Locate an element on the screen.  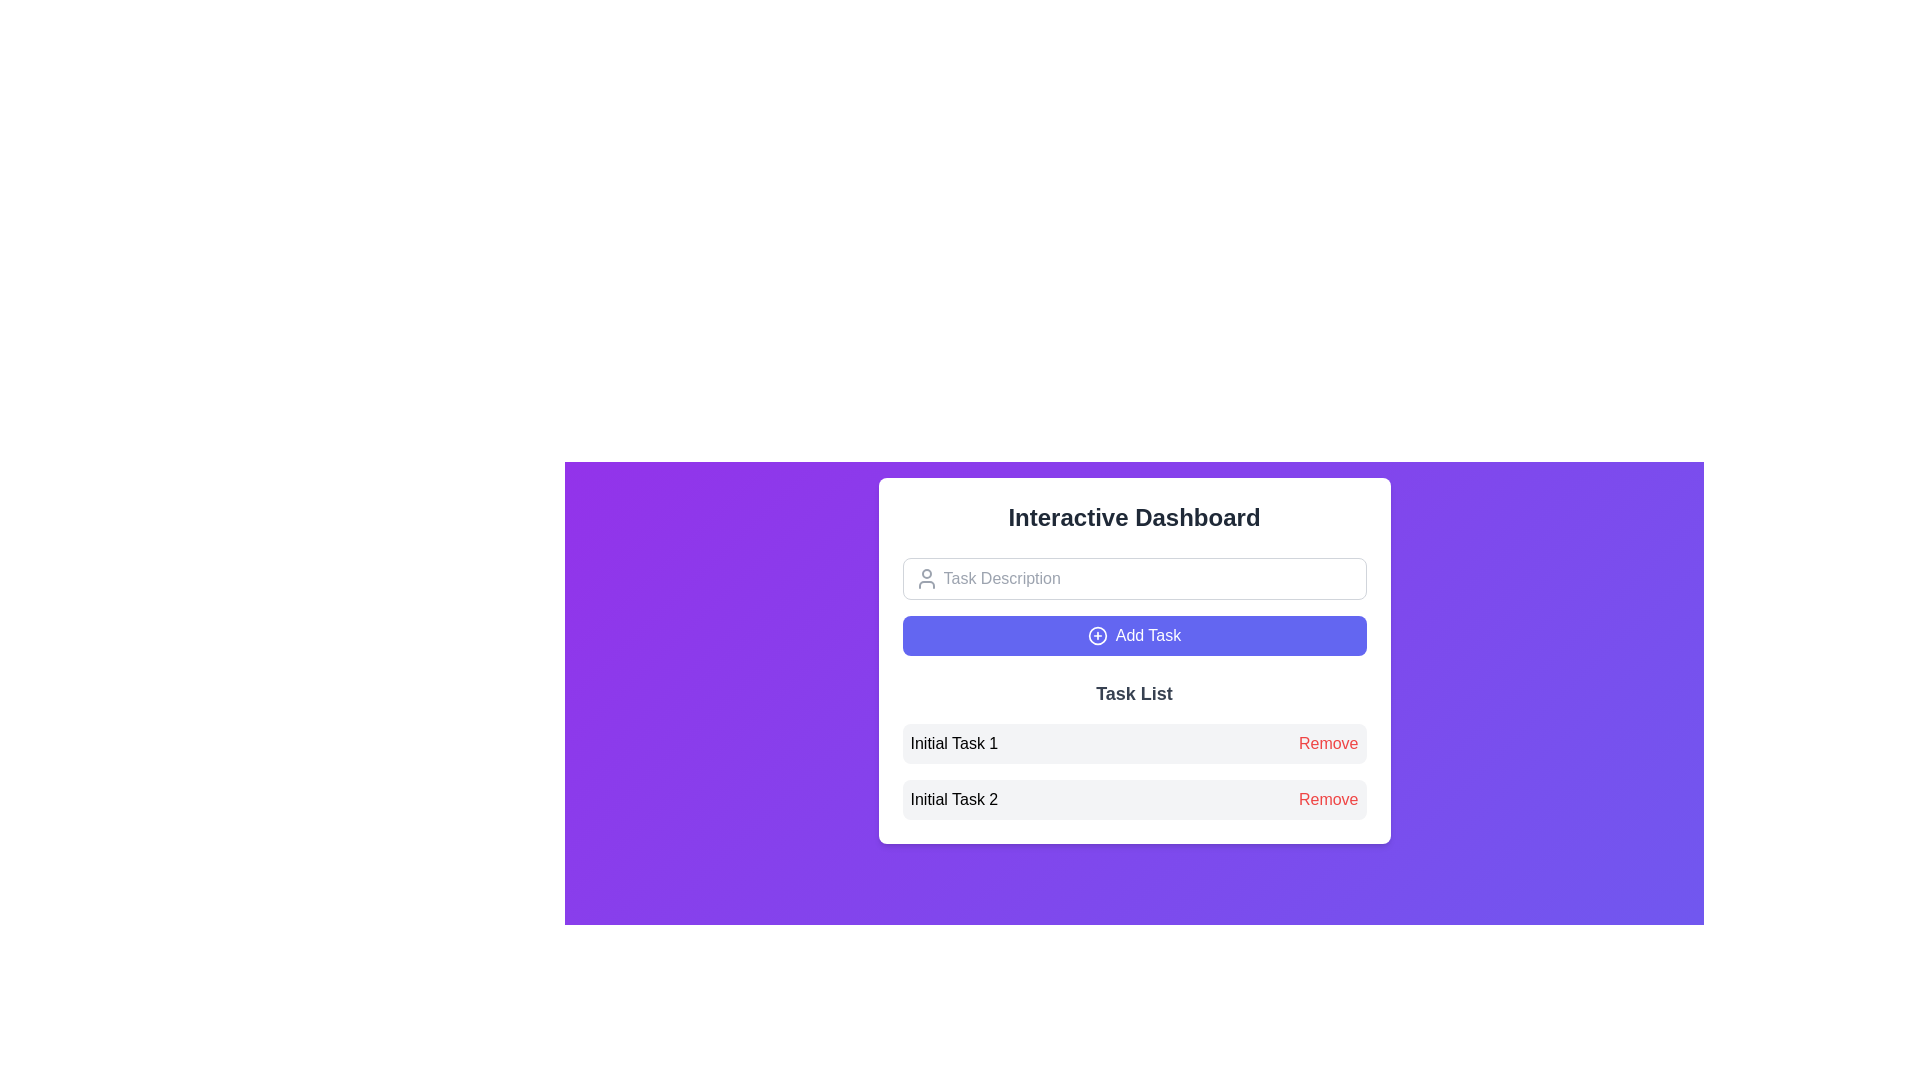
the button that allows users to remove 'Initial Task 2' from the task list is located at coordinates (1328, 798).